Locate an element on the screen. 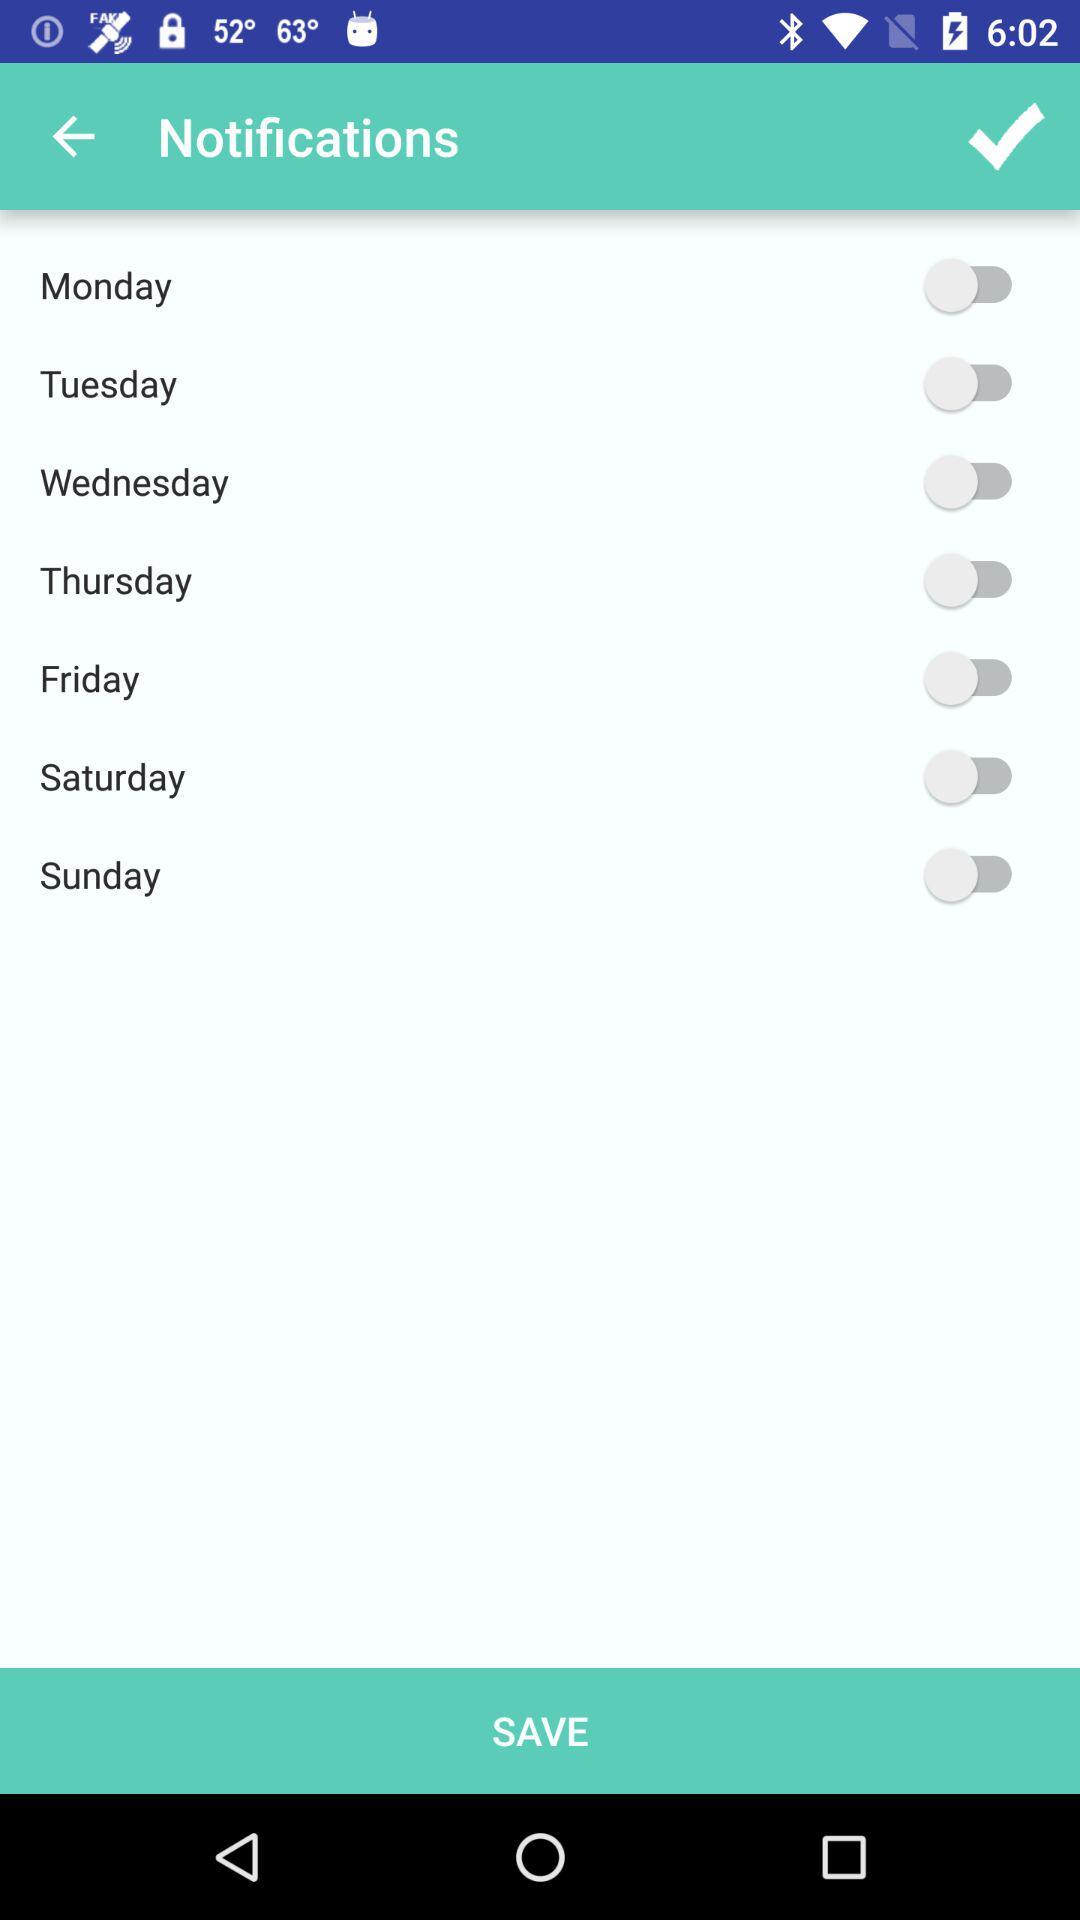 Image resolution: width=1080 pixels, height=1920 pixels. the item to the right of wednesday item is located at coordinates (872, 481).